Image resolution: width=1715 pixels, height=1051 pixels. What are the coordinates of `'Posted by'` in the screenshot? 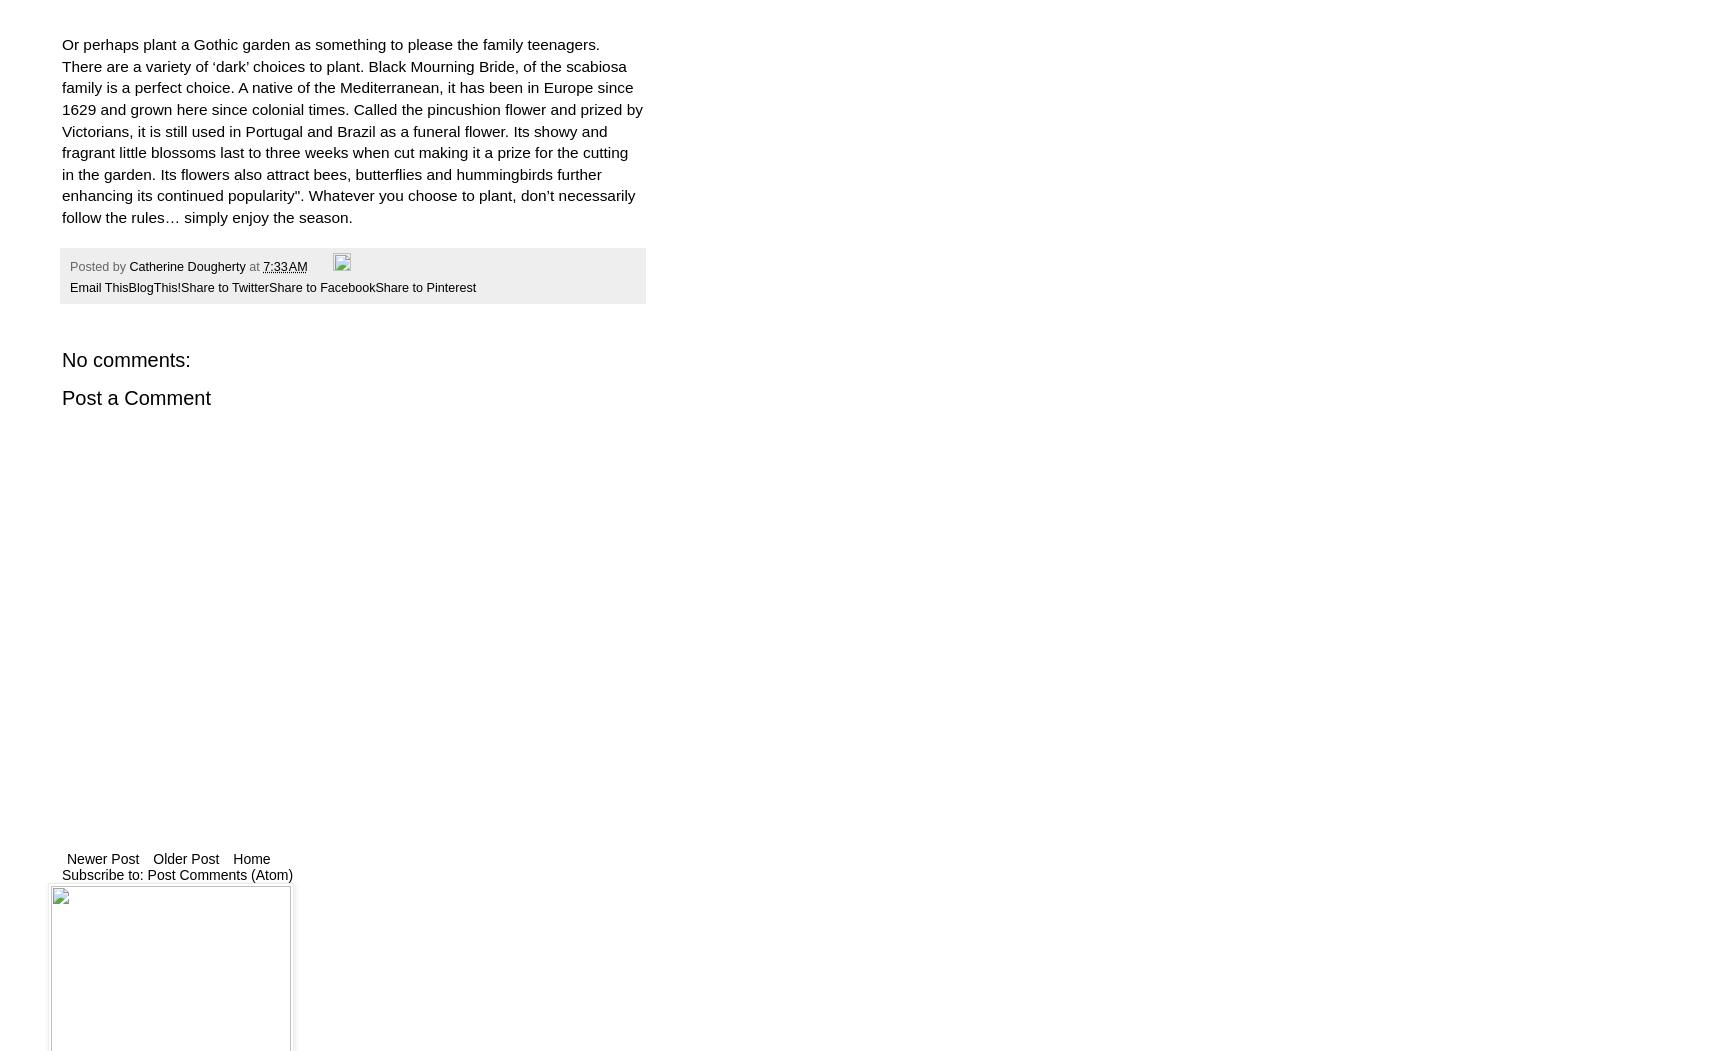 It's located at (98, 266).